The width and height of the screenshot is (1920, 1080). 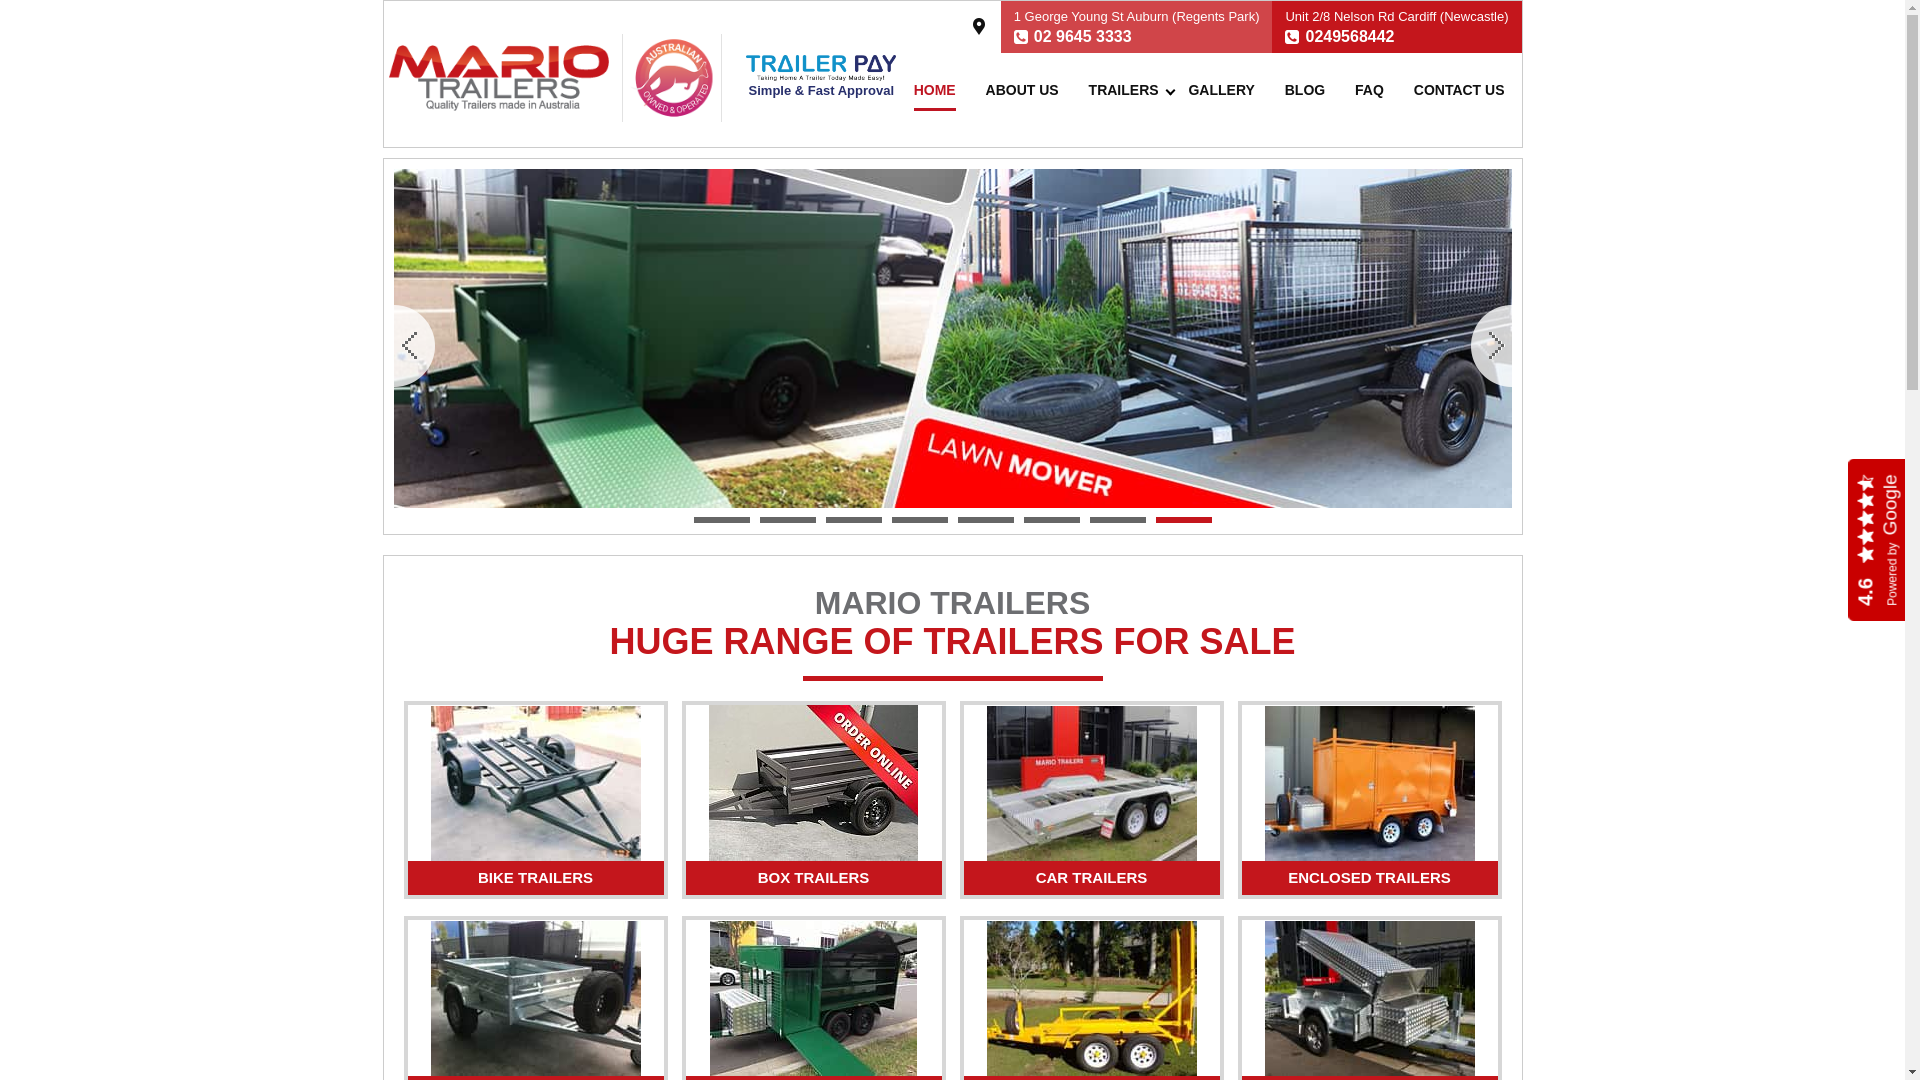 What do you see at coordinates (1368, 88) in the screenshot?
I see `'FAQ'` at bounding box center [1368, 88].